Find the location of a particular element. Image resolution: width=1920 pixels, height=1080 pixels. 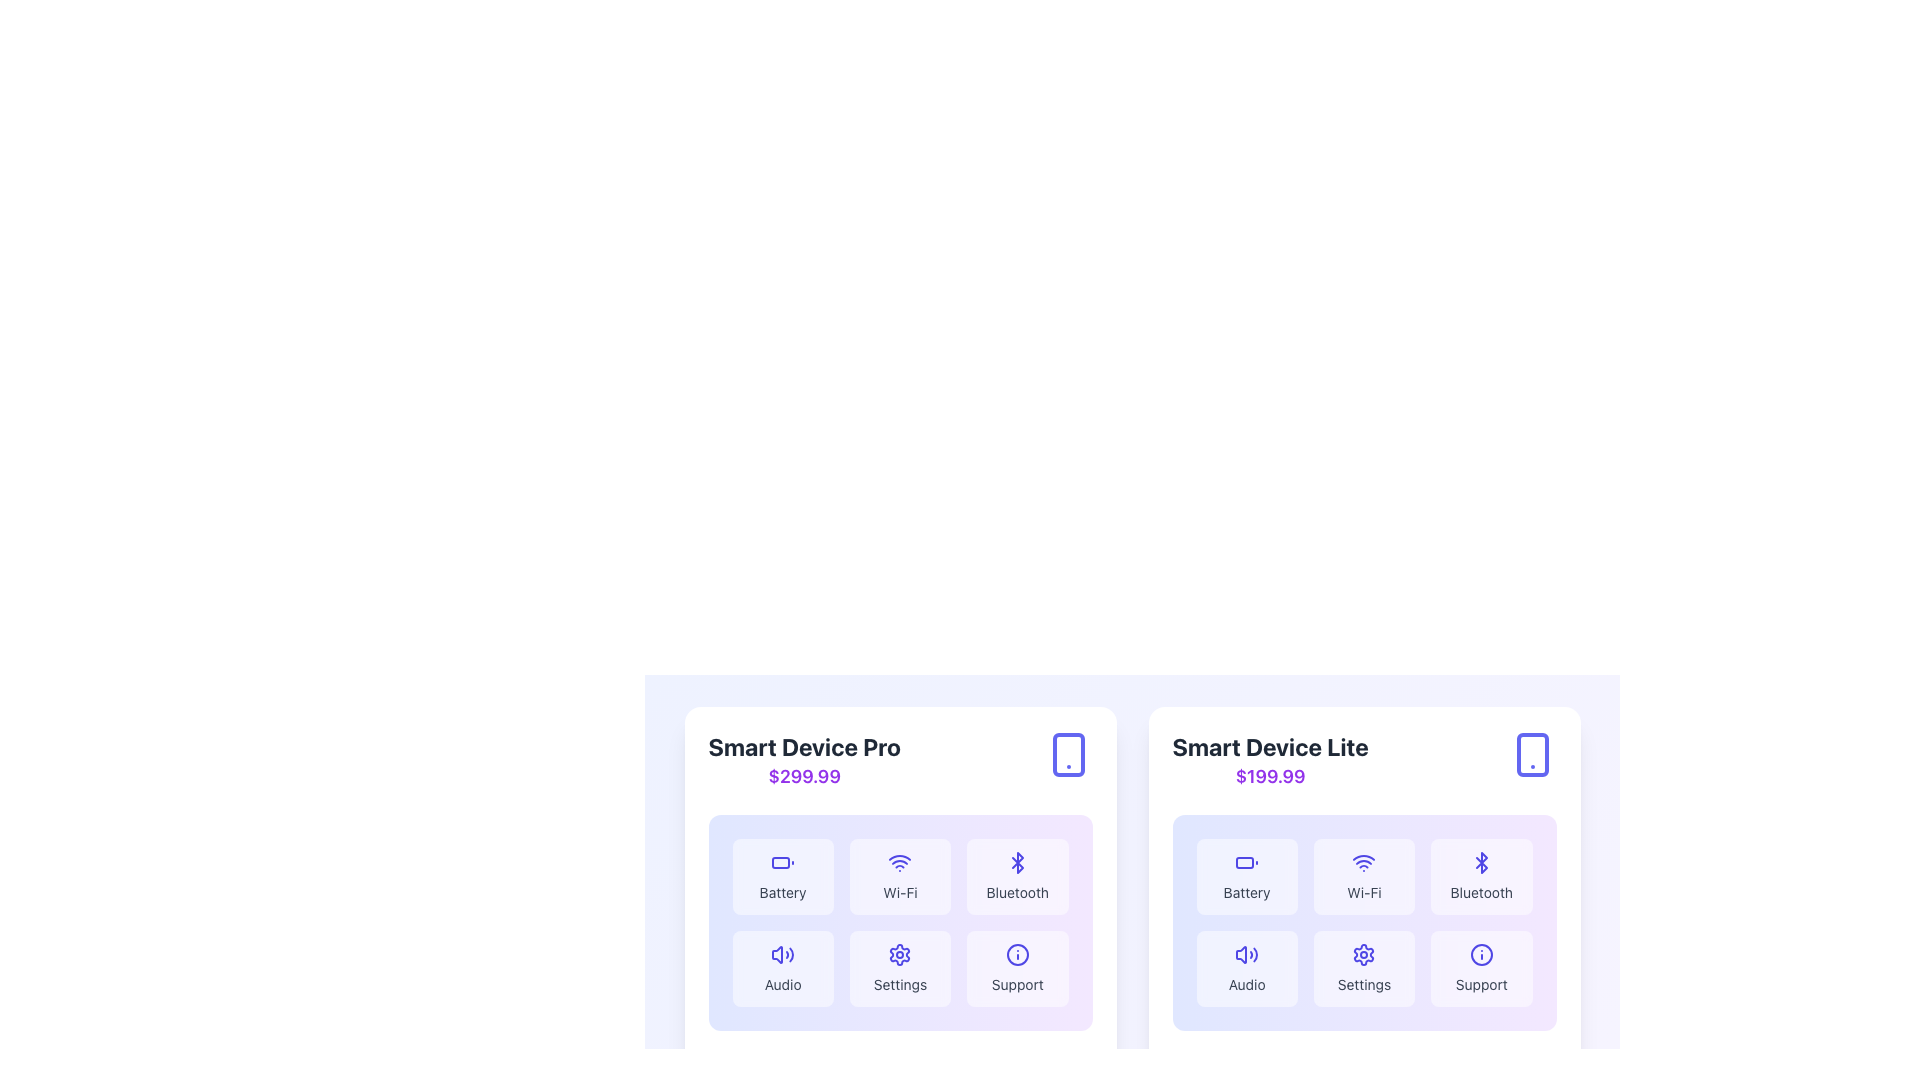

the second arc segment of the Wi-Fi icon in the top-right section of the 'Smart Device Lite' product card is located at coordinates (1363, 856).